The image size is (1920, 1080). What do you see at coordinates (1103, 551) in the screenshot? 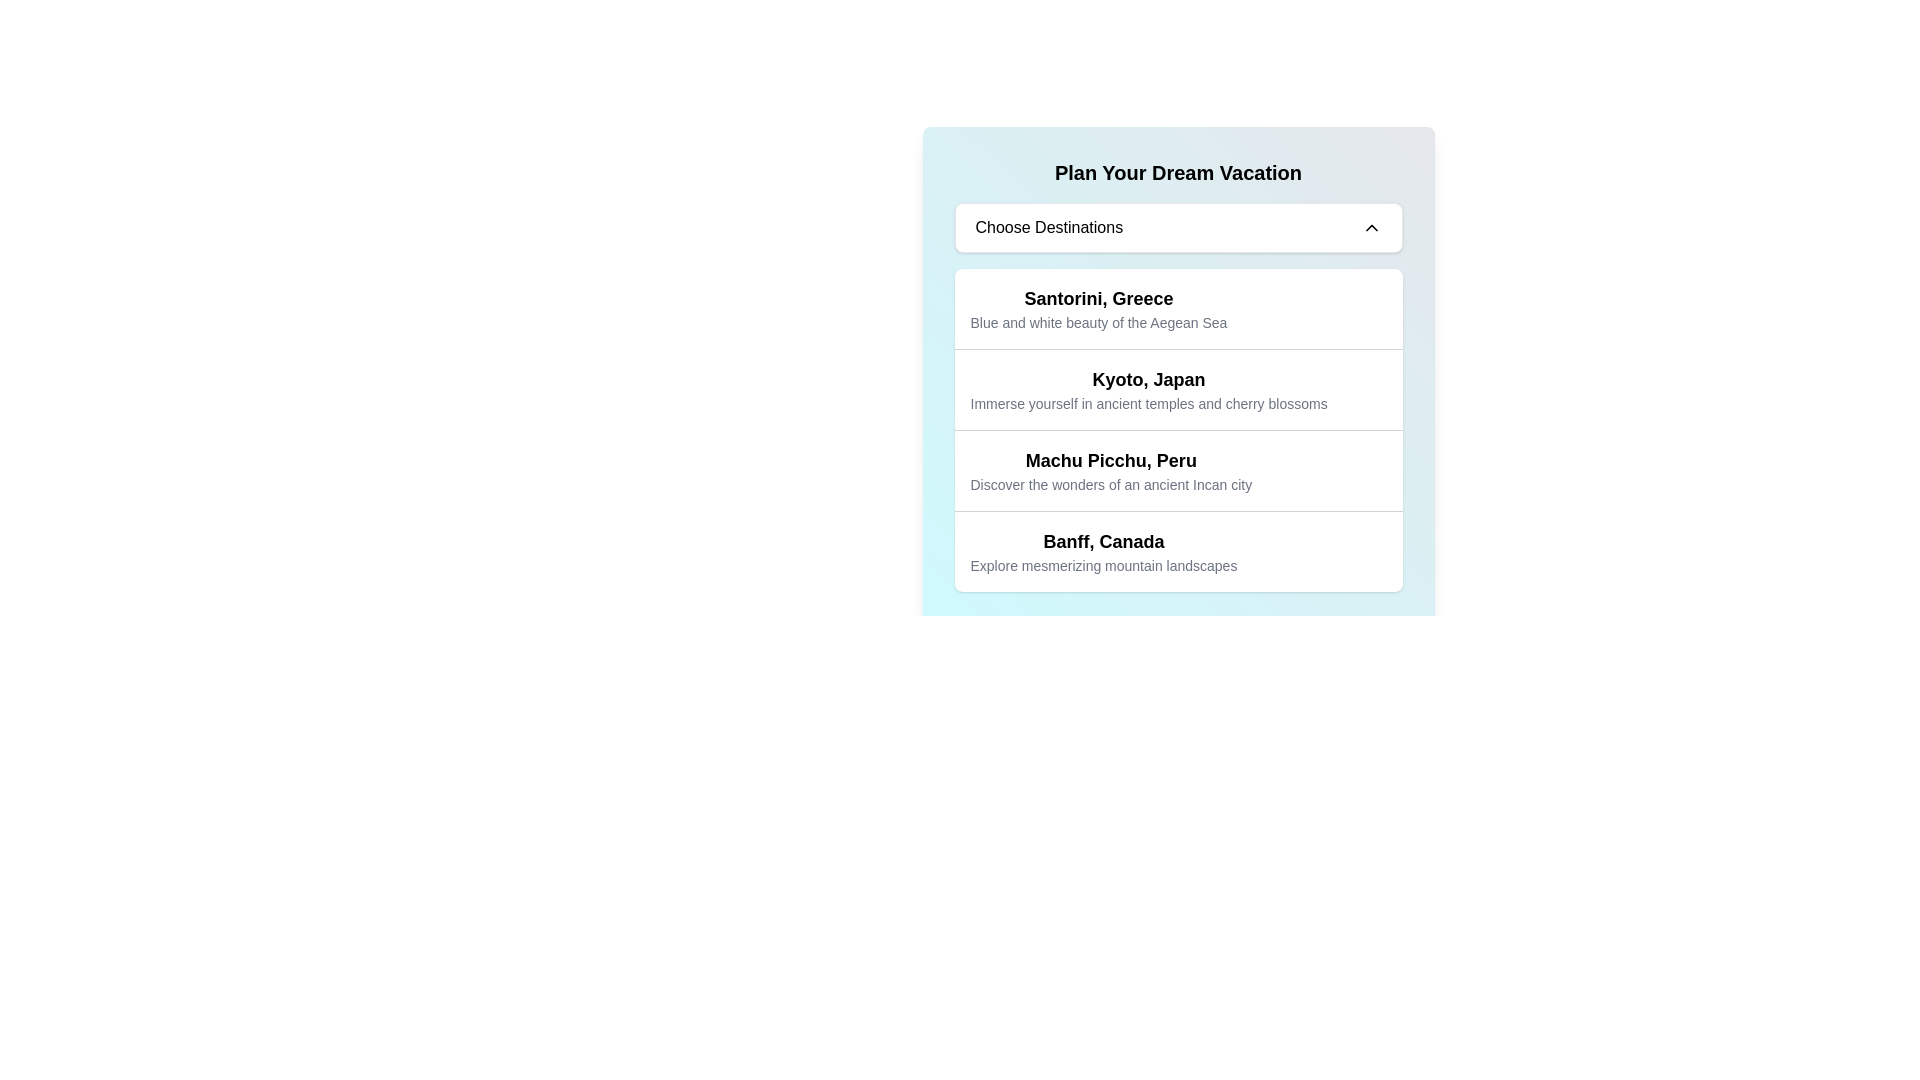
I see `the text block providing information about the Banff, Canada destination, which is the last item in the vacation destinations list` at bounding box center [1103, 551].